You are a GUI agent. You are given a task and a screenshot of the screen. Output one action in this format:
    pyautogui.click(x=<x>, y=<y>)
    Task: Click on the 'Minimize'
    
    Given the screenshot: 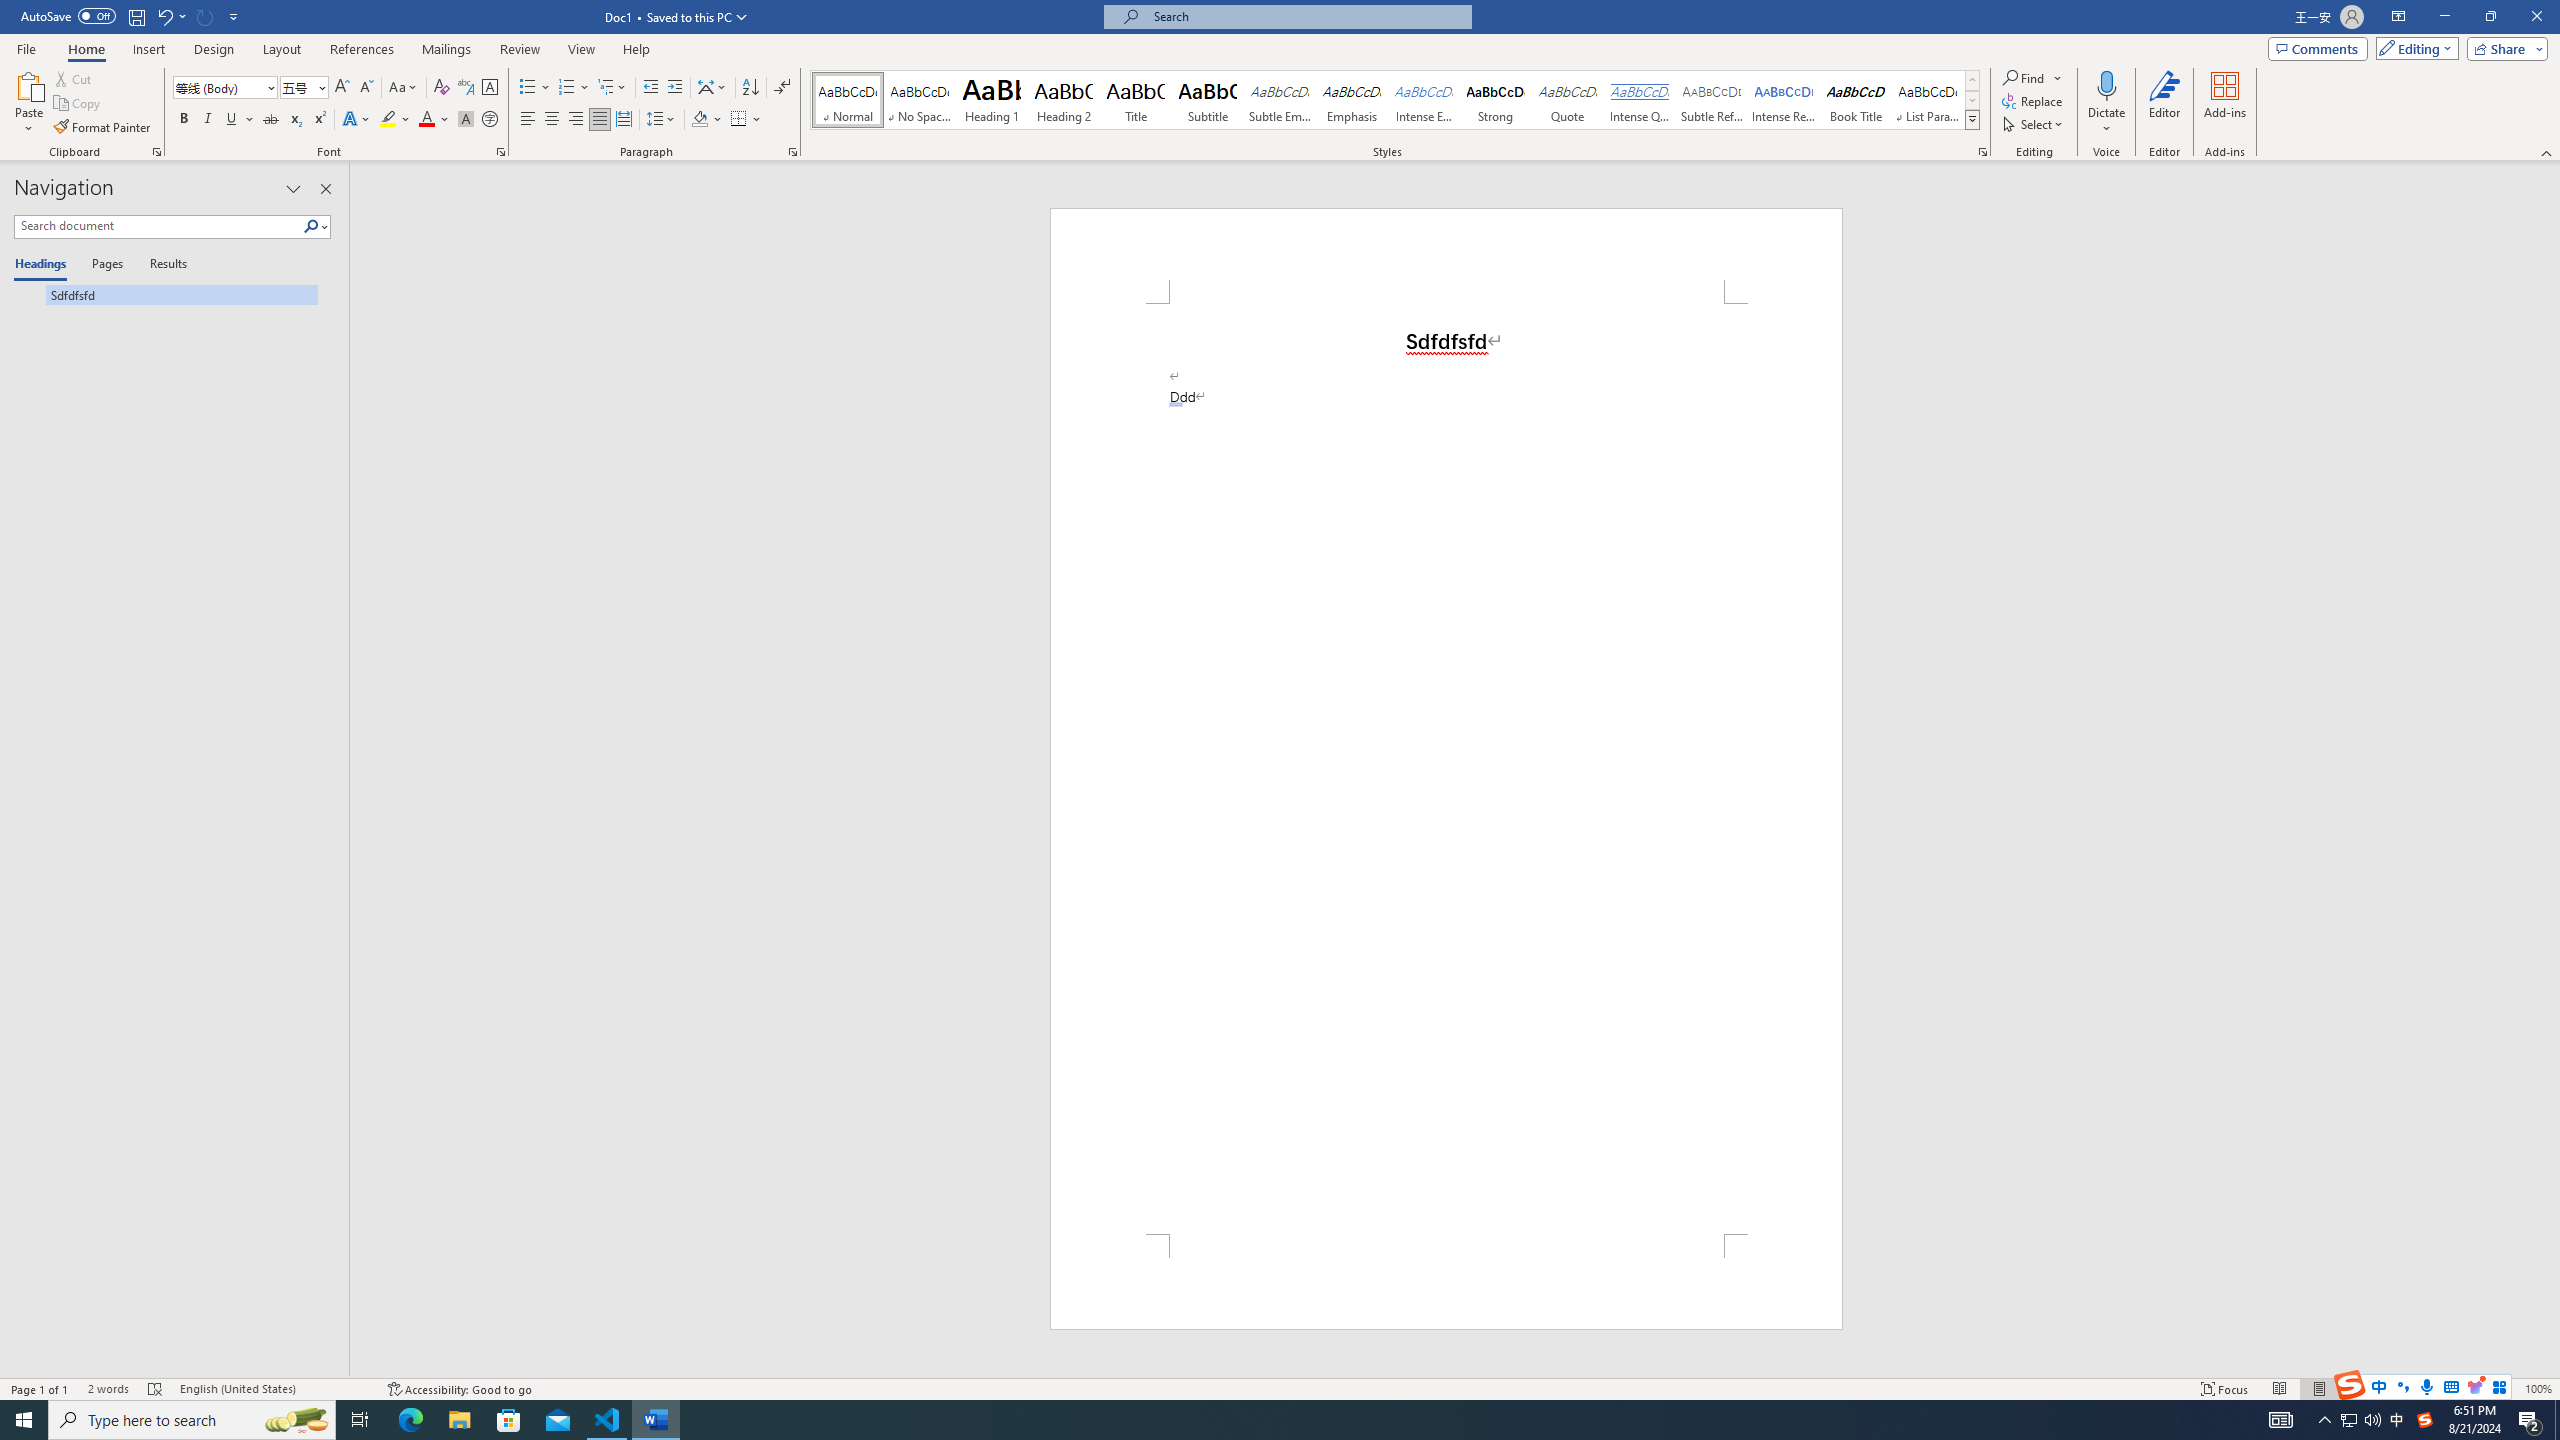 What is the action you would take?
    pyautogui.click(x=2443, y=16)
    